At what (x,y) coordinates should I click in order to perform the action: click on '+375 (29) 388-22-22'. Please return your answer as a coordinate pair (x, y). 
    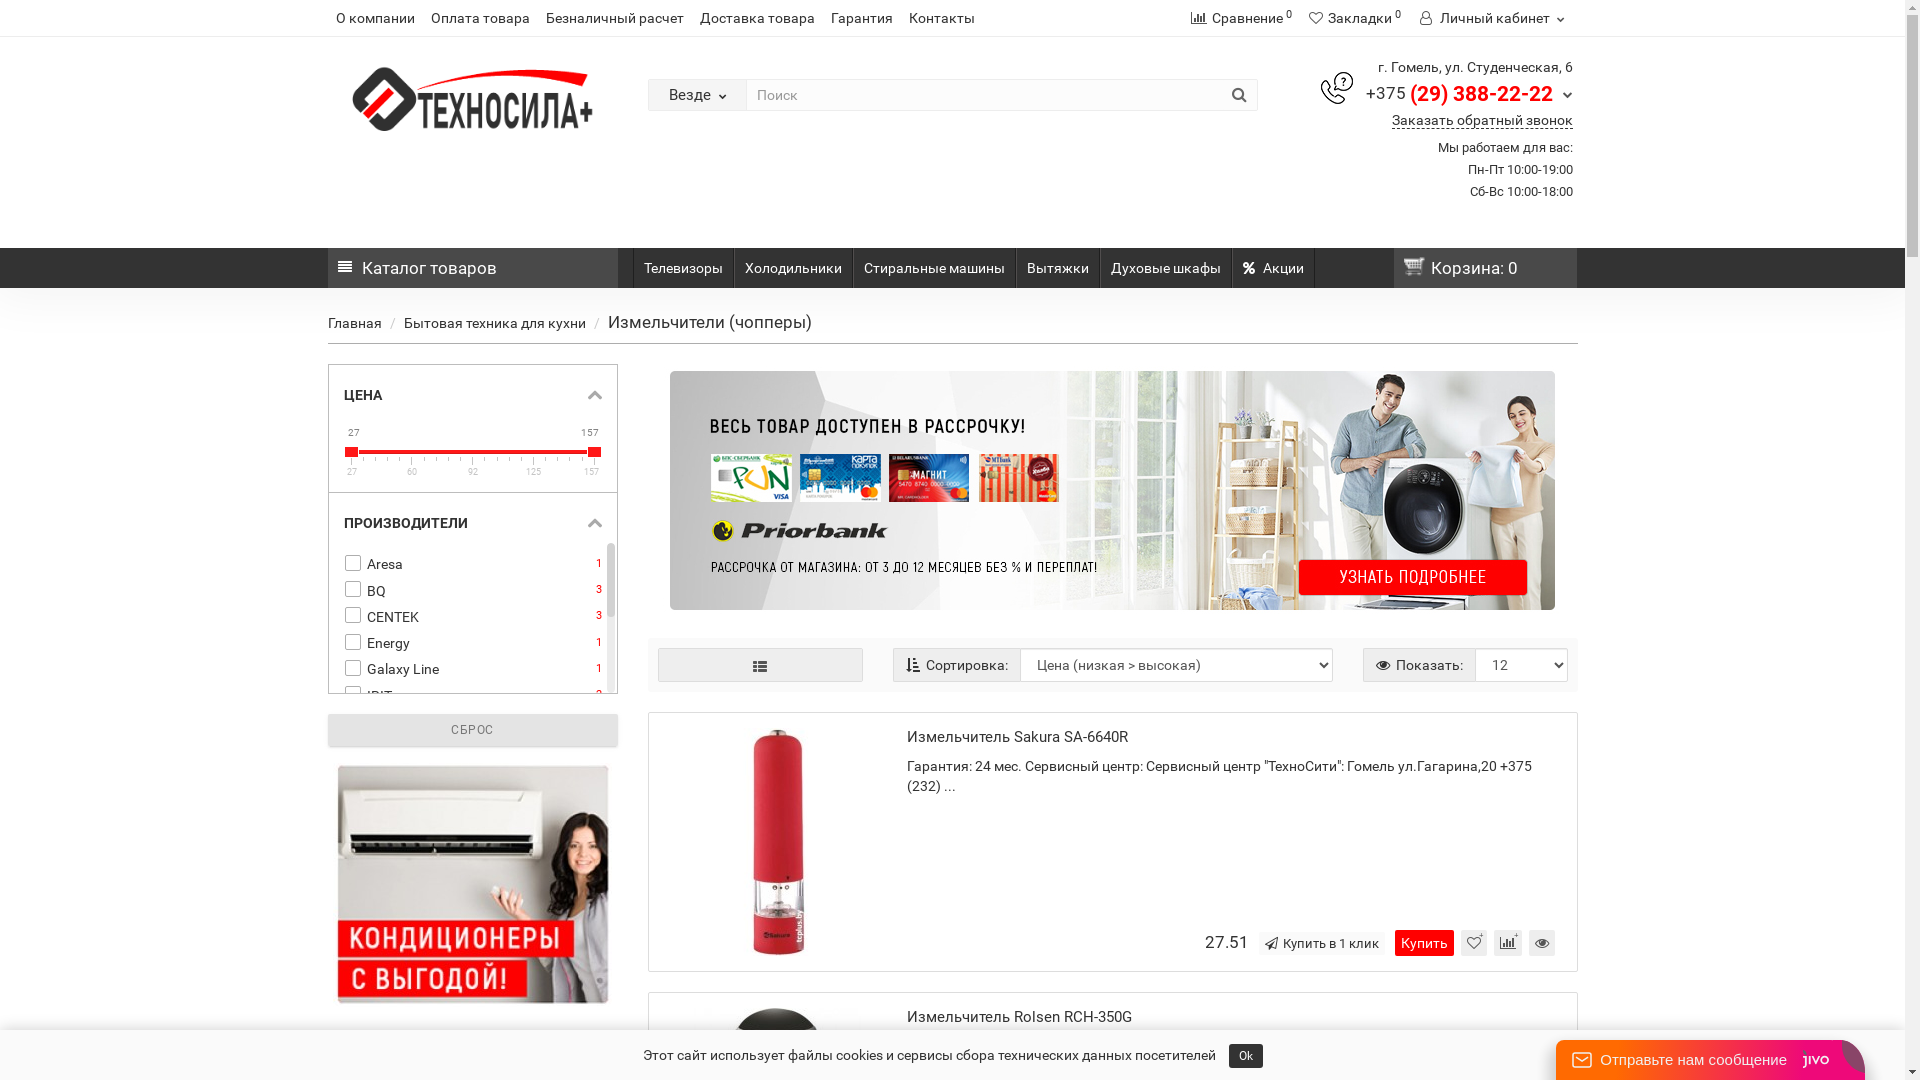
    Looking at the image, I should click on (1469, 92).